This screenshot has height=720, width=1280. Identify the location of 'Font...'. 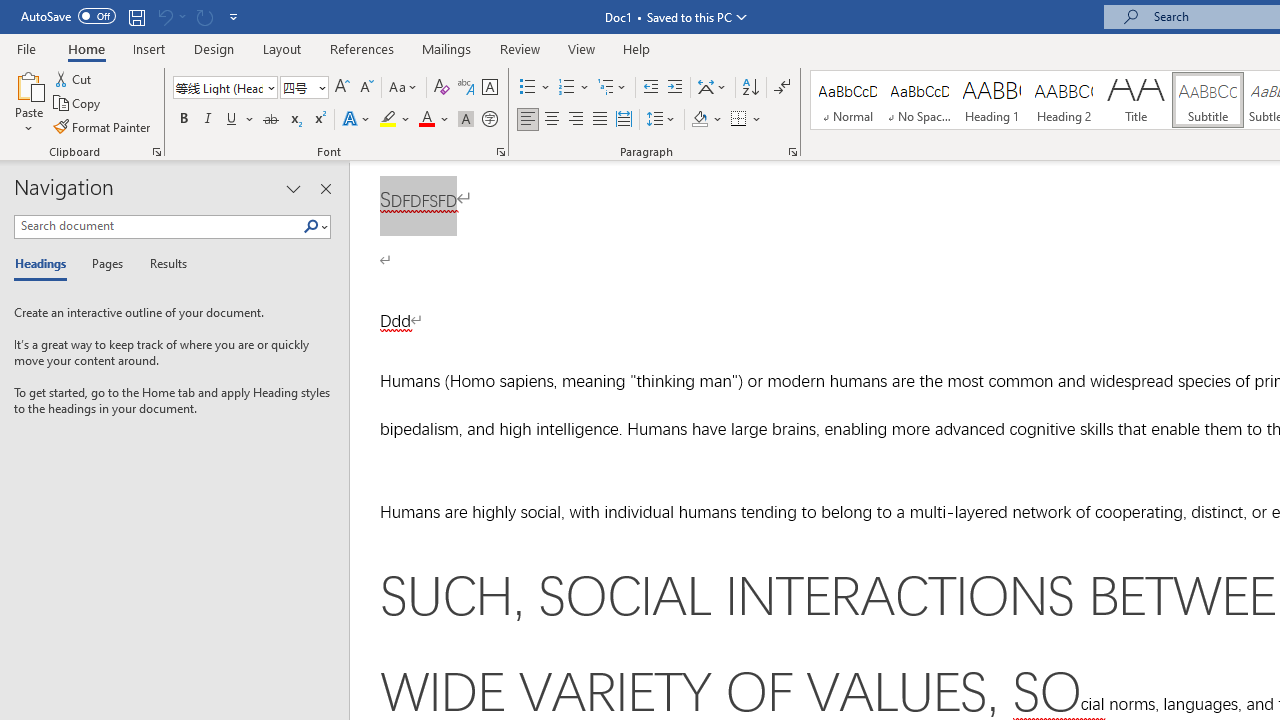
(501, 150).